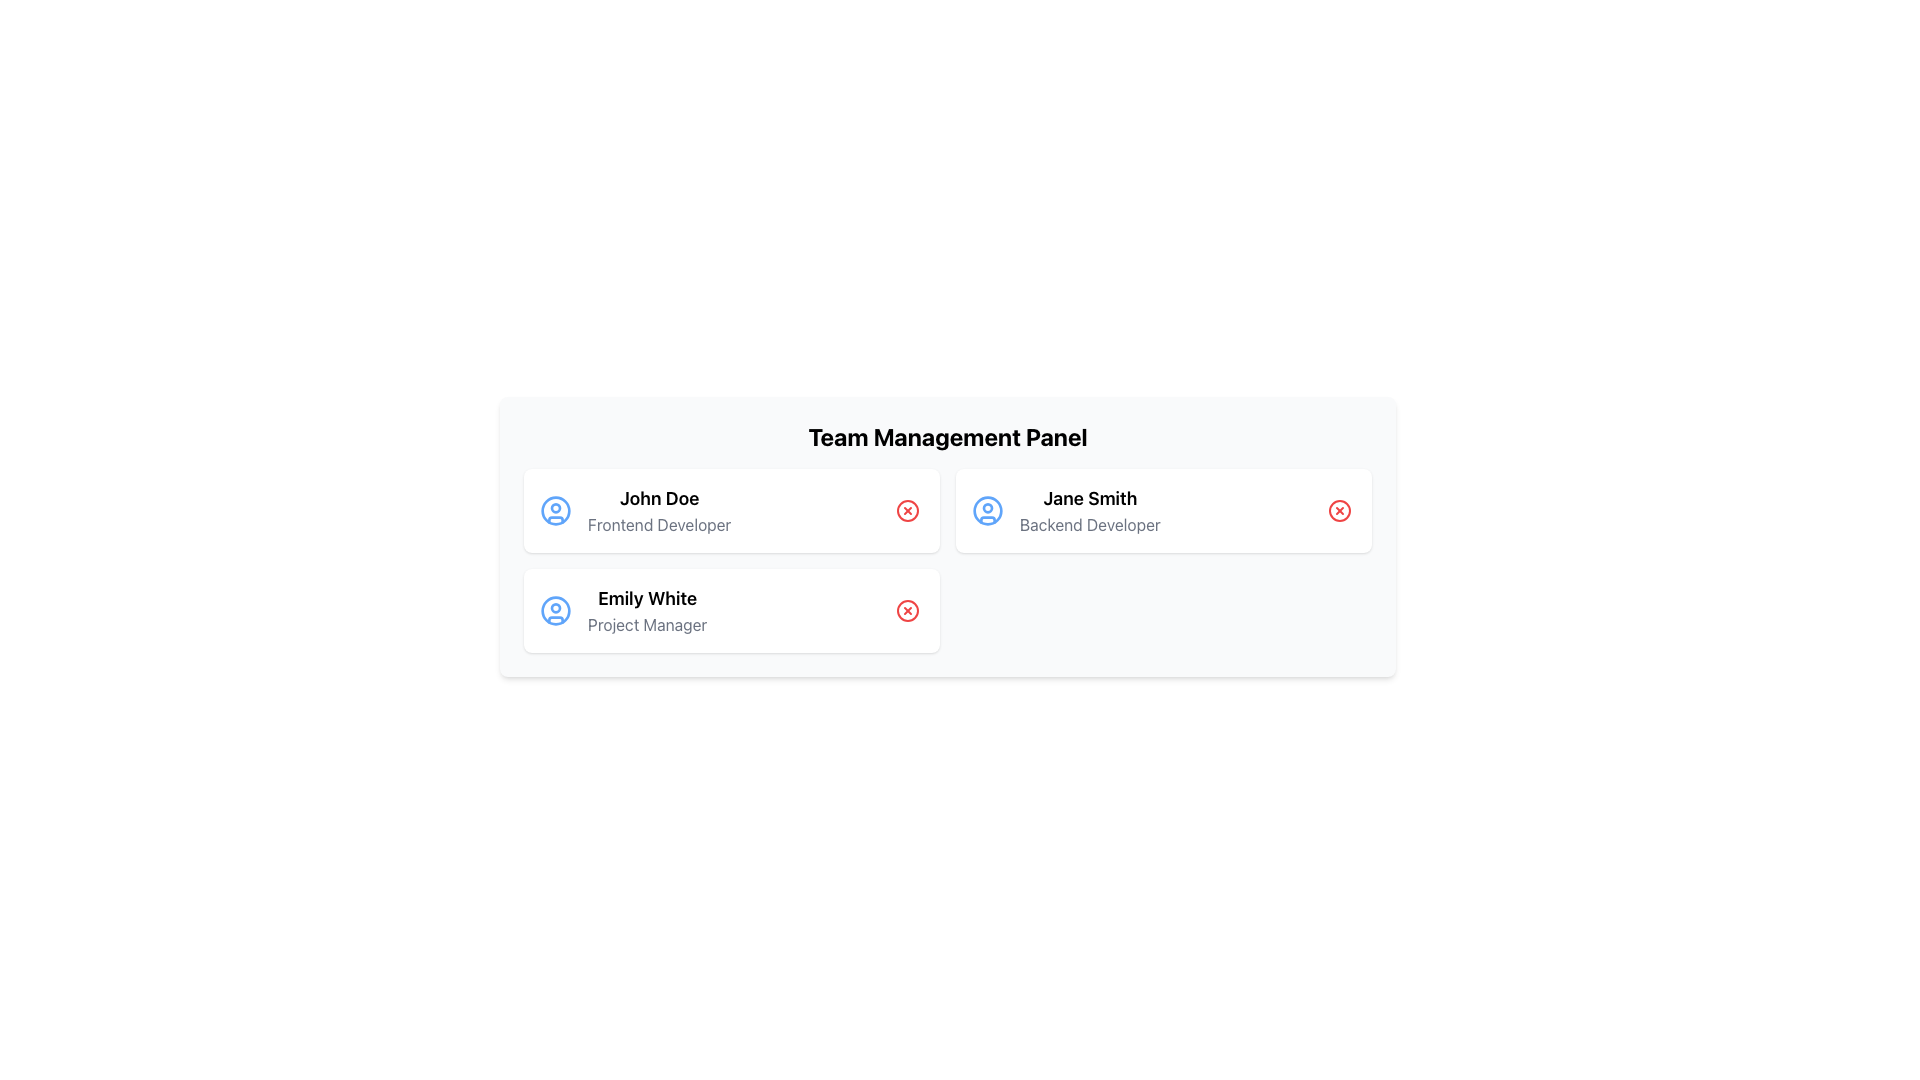 This screenshot has width=1920, height=1080. I want to click on the card representing a team member located in the upper-right area of the grid, specifically the second item following the 'John Doe' card, so click(1163, 509).